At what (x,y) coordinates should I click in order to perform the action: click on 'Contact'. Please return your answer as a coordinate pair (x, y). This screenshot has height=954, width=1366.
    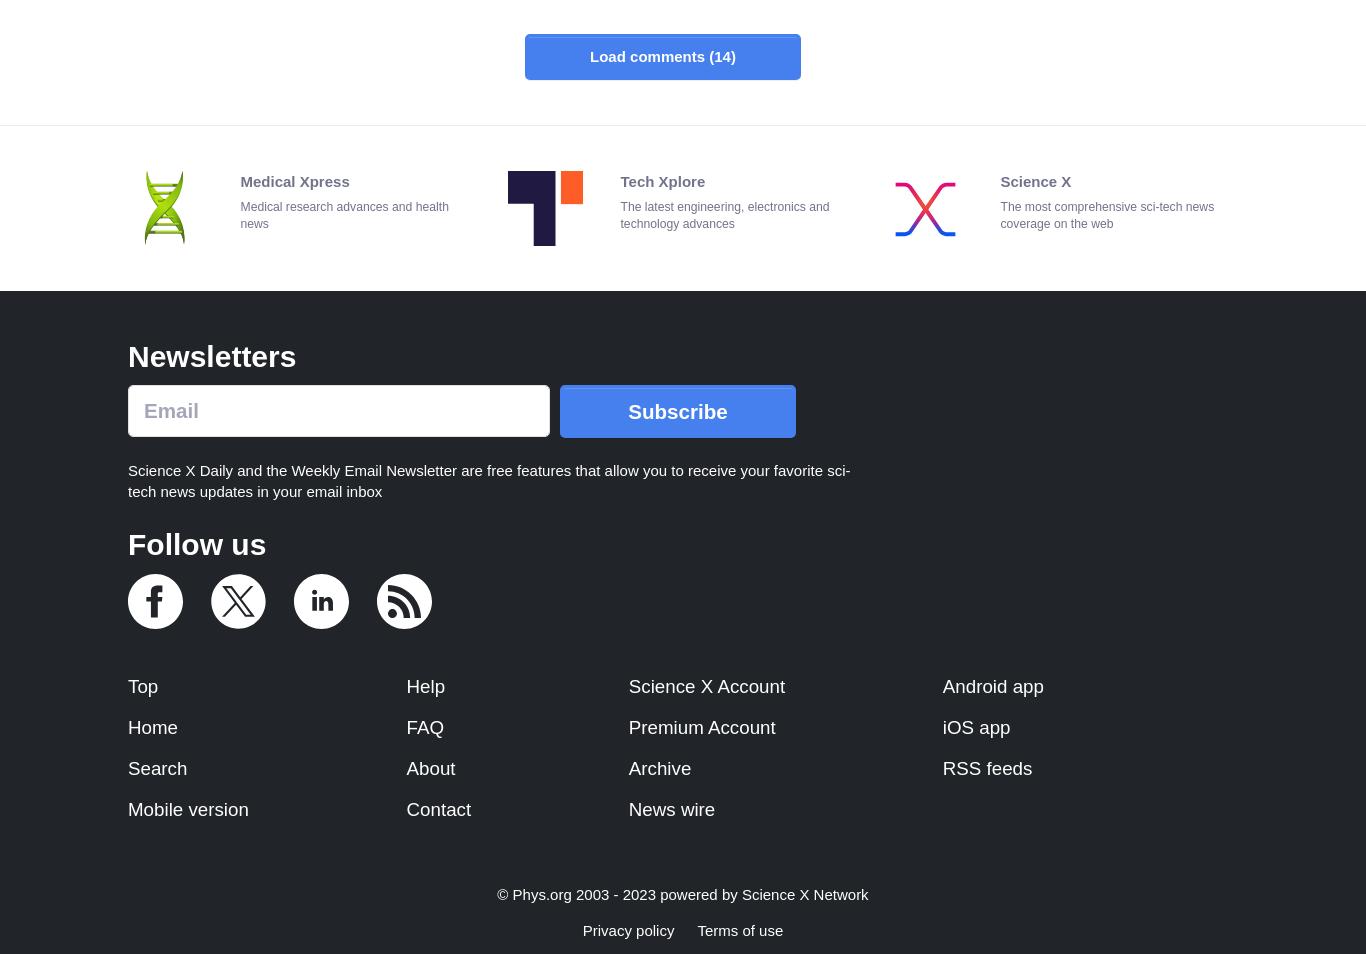
    Looking at the image, I should click on (404, 809).